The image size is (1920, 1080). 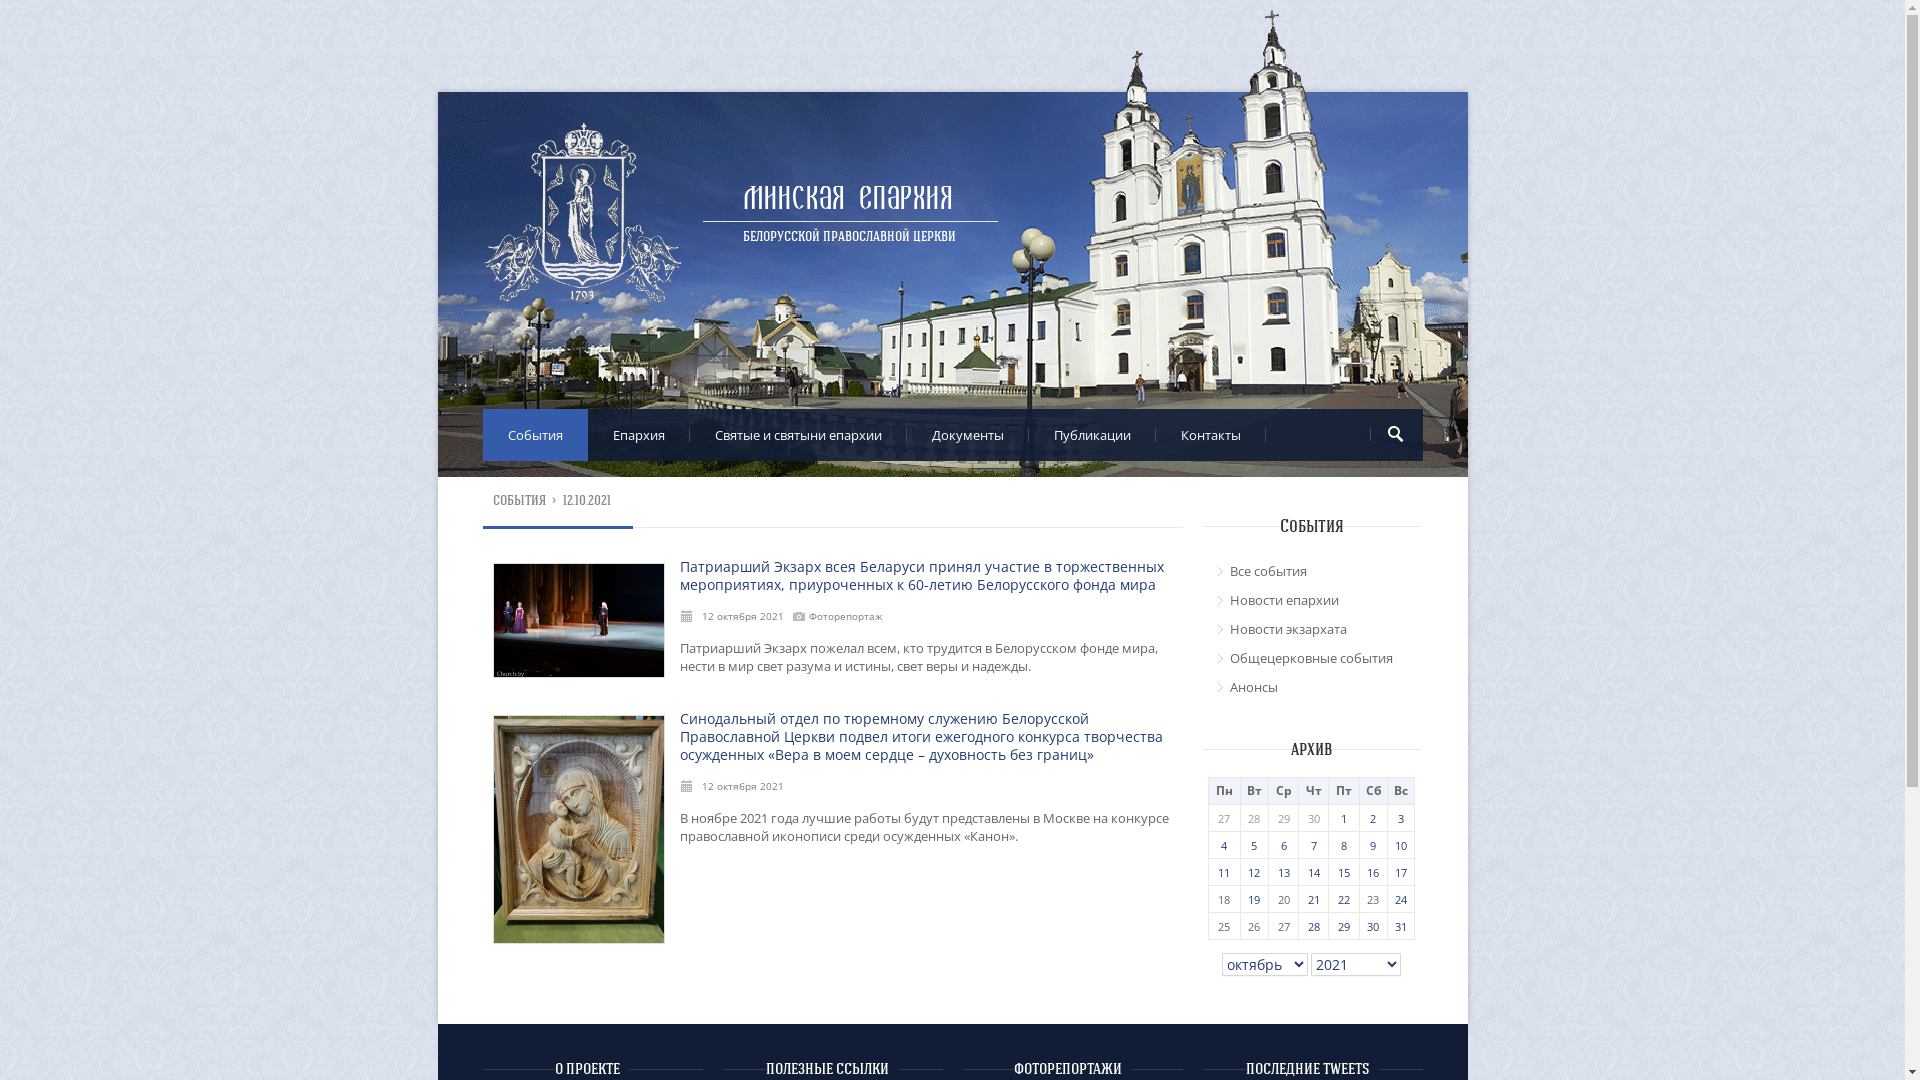 What do you see at coordinates (1252, 870) in the screenshot?
I see `'12'` at bounding box center [1252, 870].